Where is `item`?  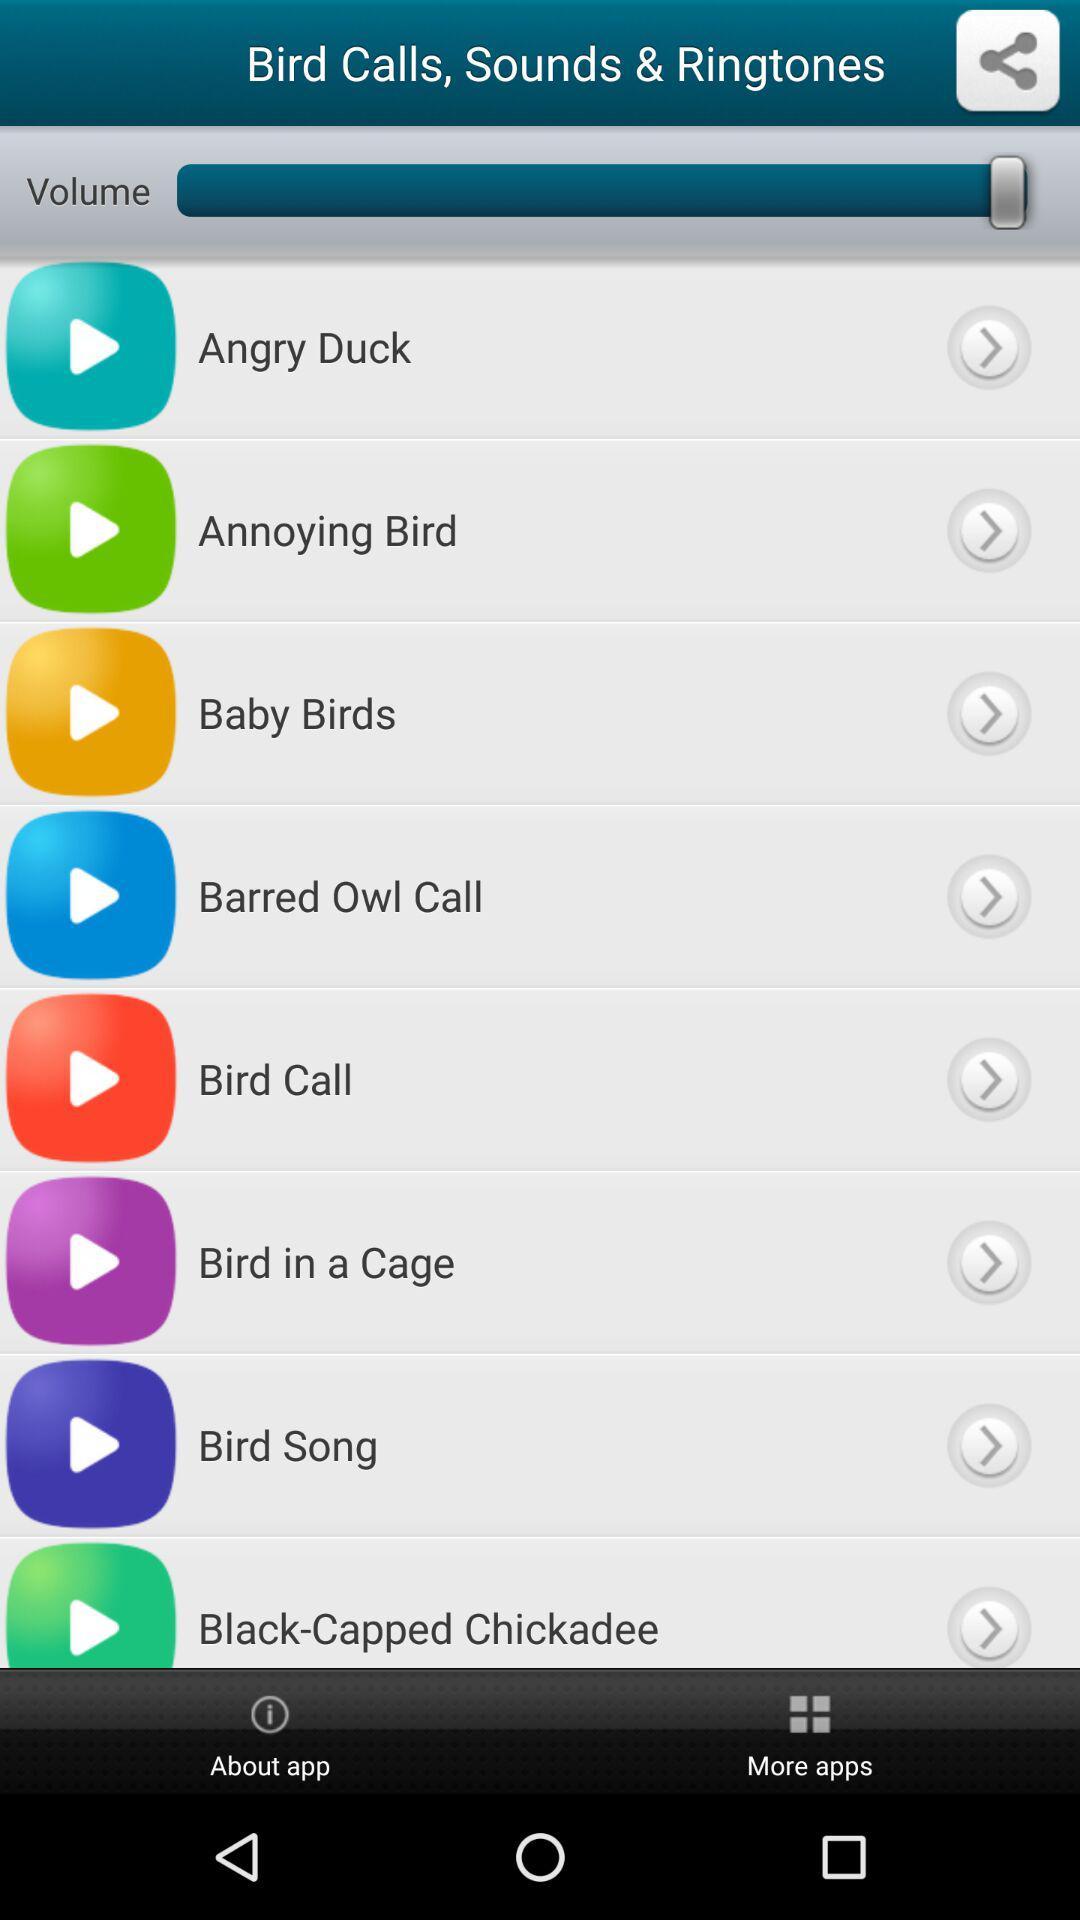
item is located at coordinates (987, 712).